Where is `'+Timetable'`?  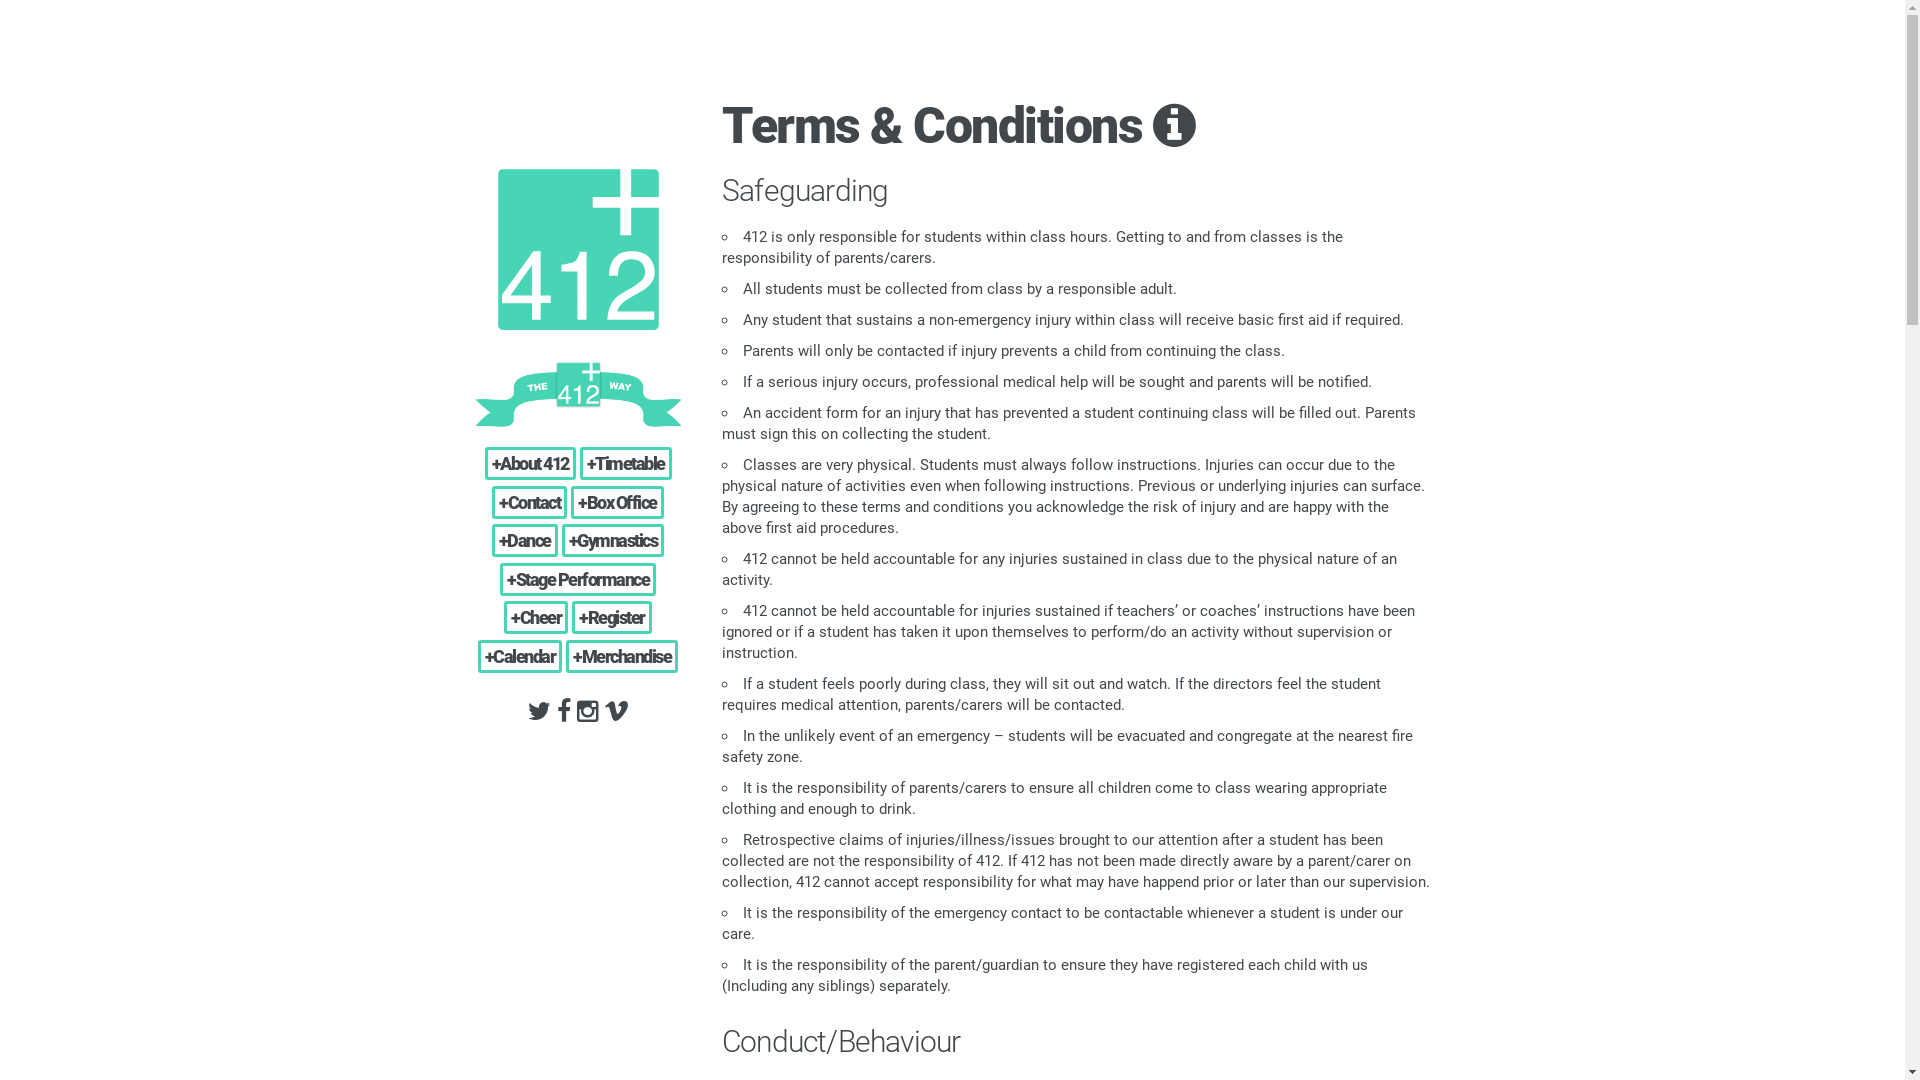 '+Timetable' is located at coordinates (624, 463).